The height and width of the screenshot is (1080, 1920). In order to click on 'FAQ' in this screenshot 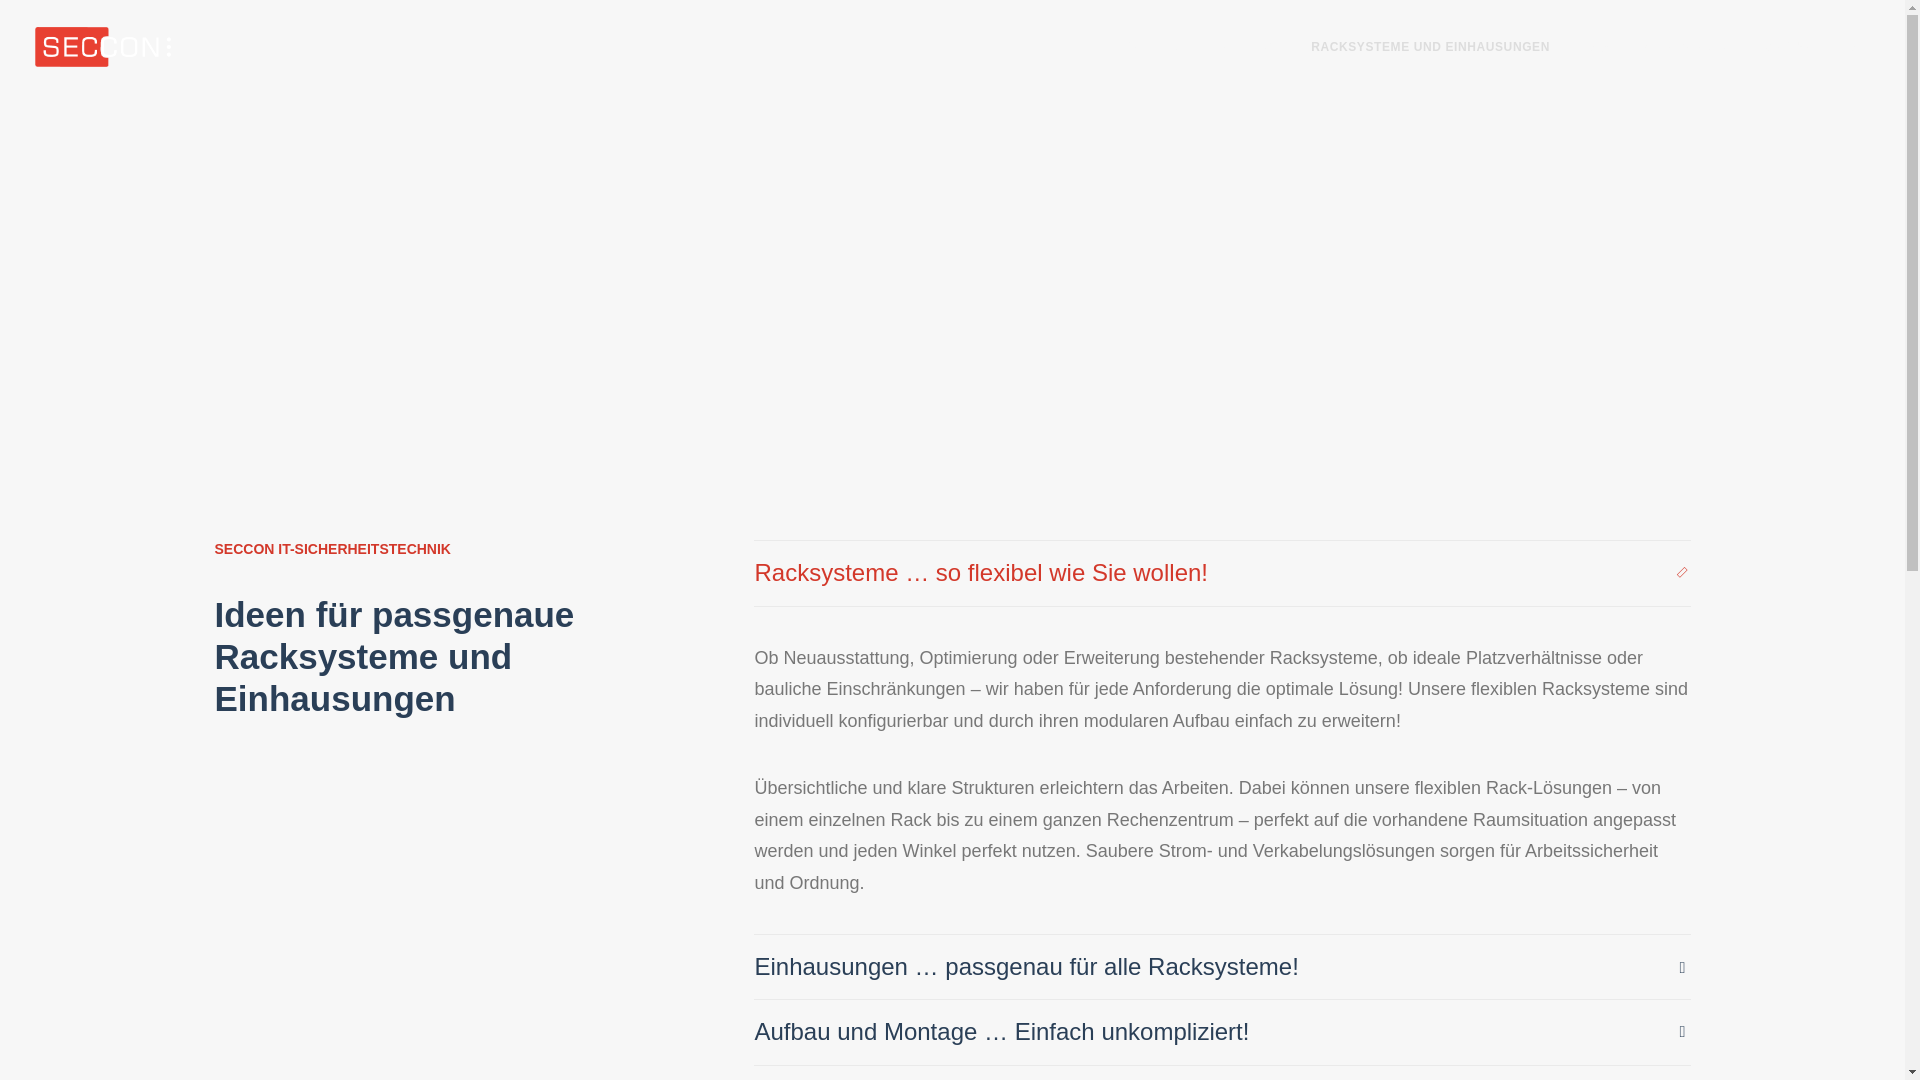, I will do `click(1593, 45)`.